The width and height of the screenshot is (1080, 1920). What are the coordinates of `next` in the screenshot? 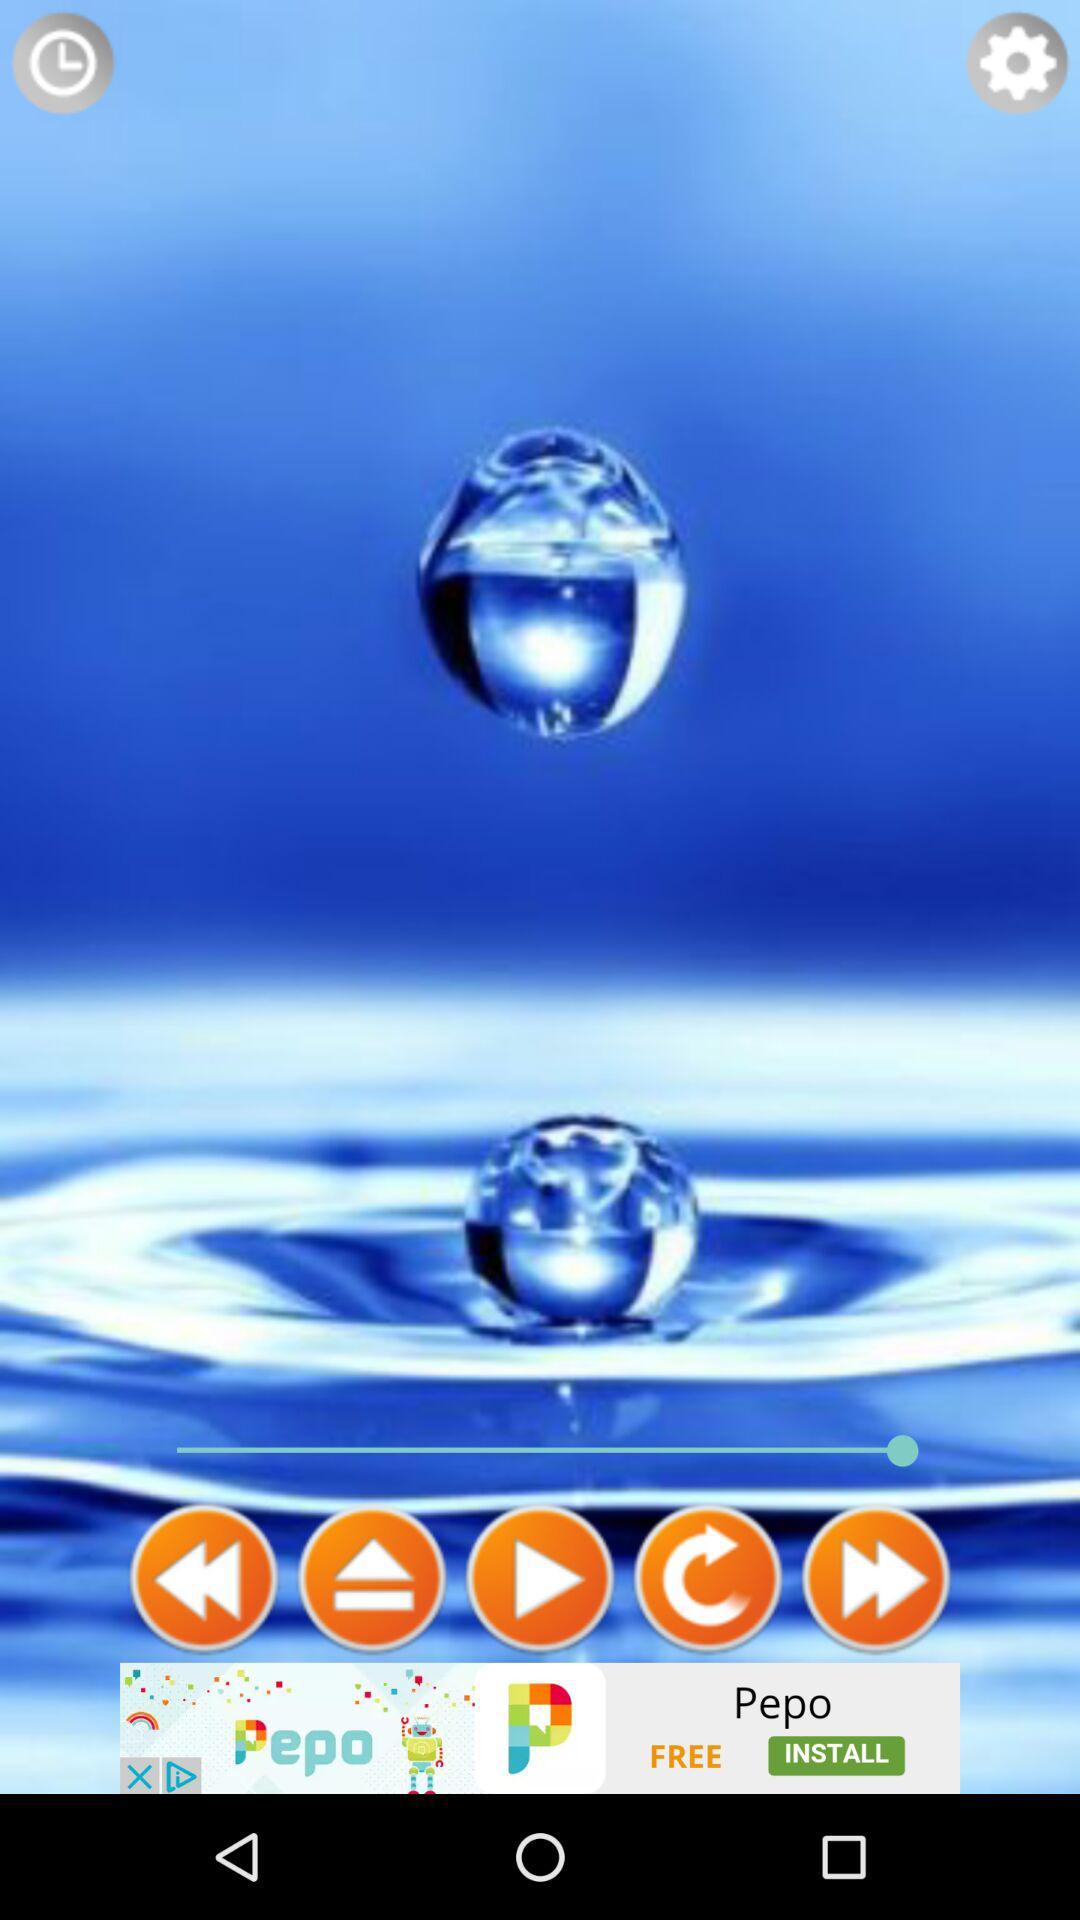 It's located at (874, 1577).